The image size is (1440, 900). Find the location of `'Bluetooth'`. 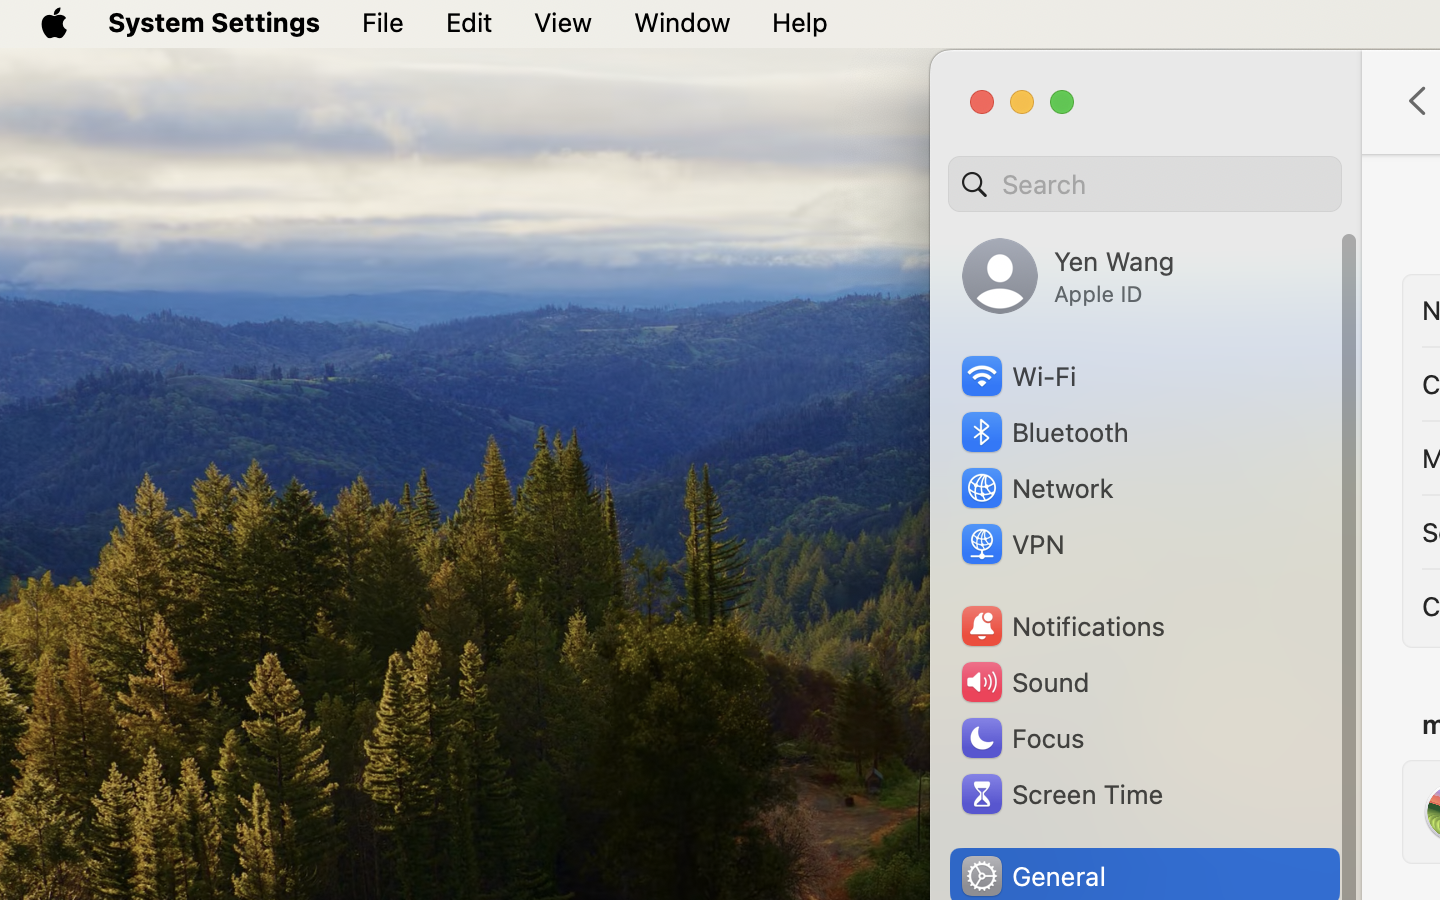

'Bluetooth' is located at coordinates (1044, 432).